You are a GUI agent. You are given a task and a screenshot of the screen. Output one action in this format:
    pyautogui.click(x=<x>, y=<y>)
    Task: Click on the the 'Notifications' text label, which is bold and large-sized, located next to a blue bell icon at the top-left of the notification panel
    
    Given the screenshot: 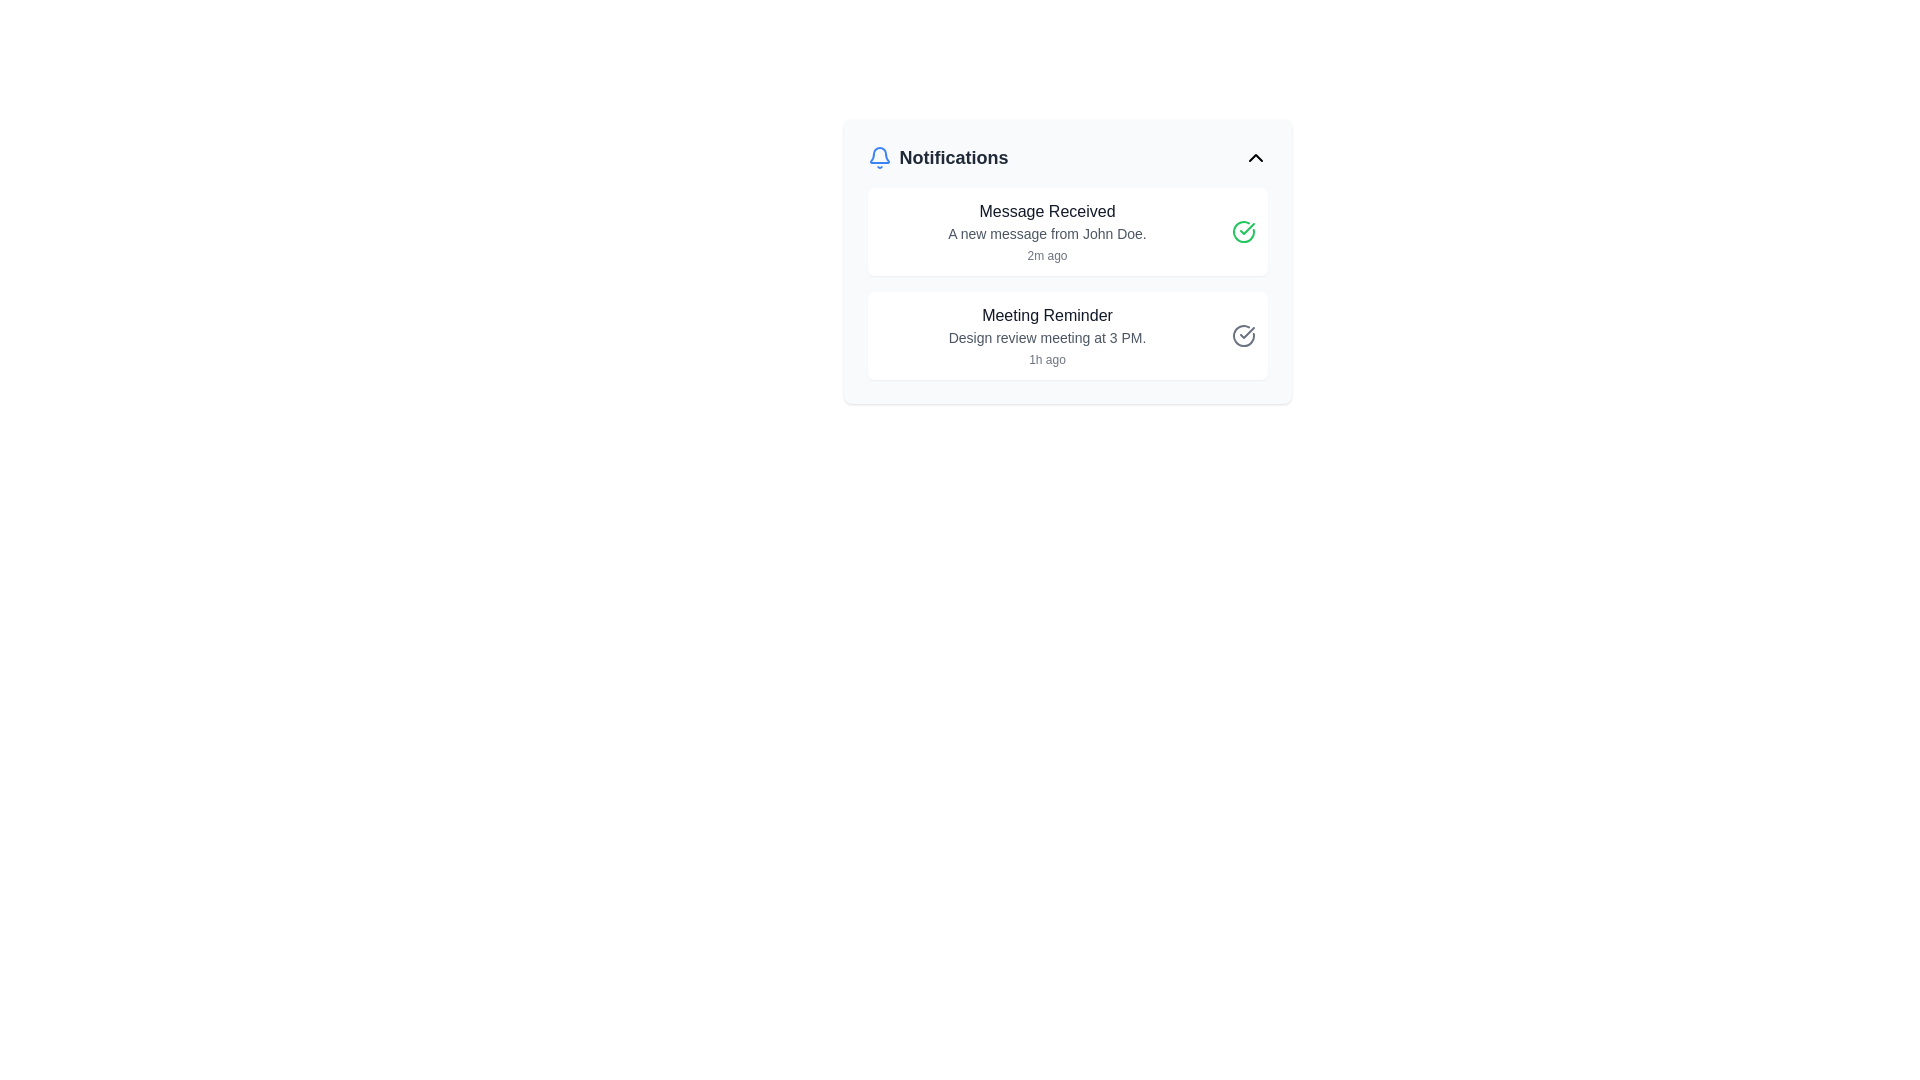 What is the action you would take?
    pyautogui.click(x=936, y=157)
    